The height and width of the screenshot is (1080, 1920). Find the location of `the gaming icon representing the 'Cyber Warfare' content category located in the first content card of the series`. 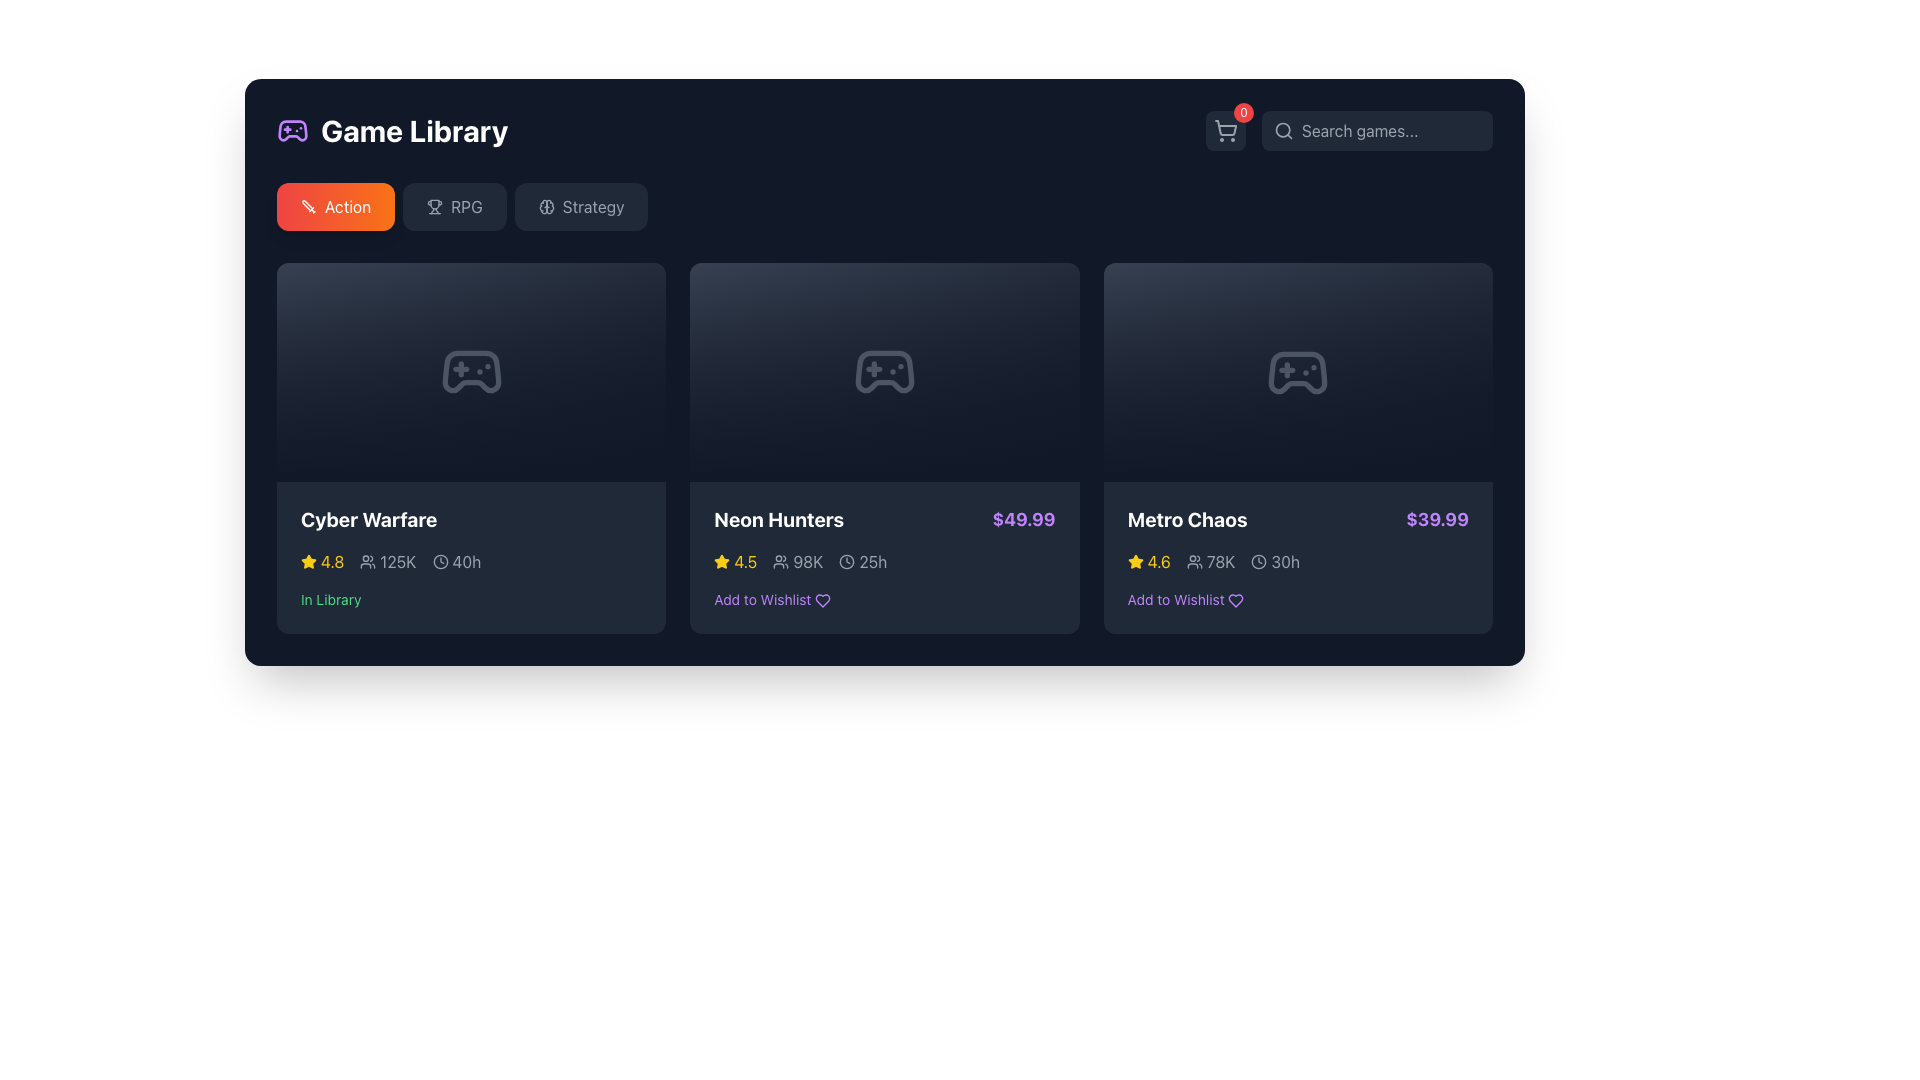

the gaming icon representing the 'Cyber Warfare' content category located in the first content card of the series is located at coordinates (470, 372).